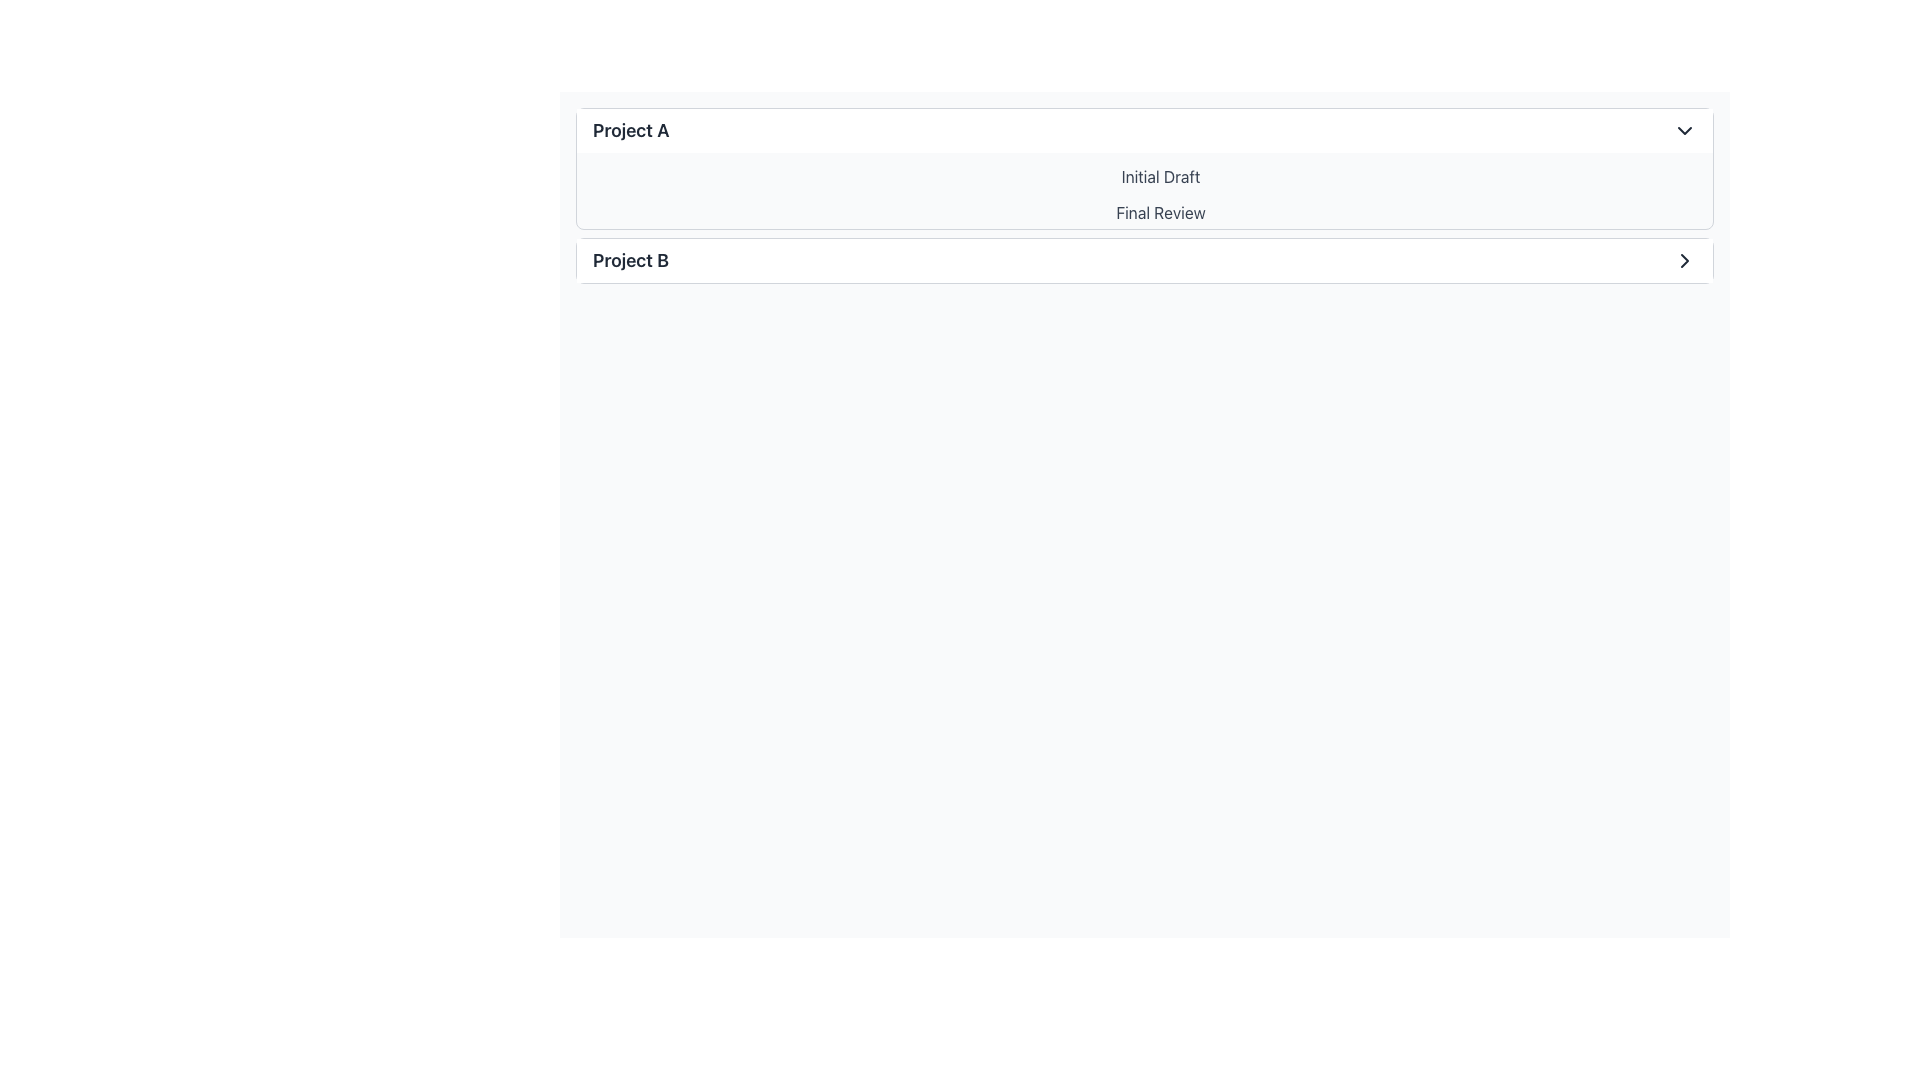 The width and height of the screenshot is (1920, 1080). I want to click on the chevron icon located at the top-right corner of the 'Project B' listing, so click(1683, 260).